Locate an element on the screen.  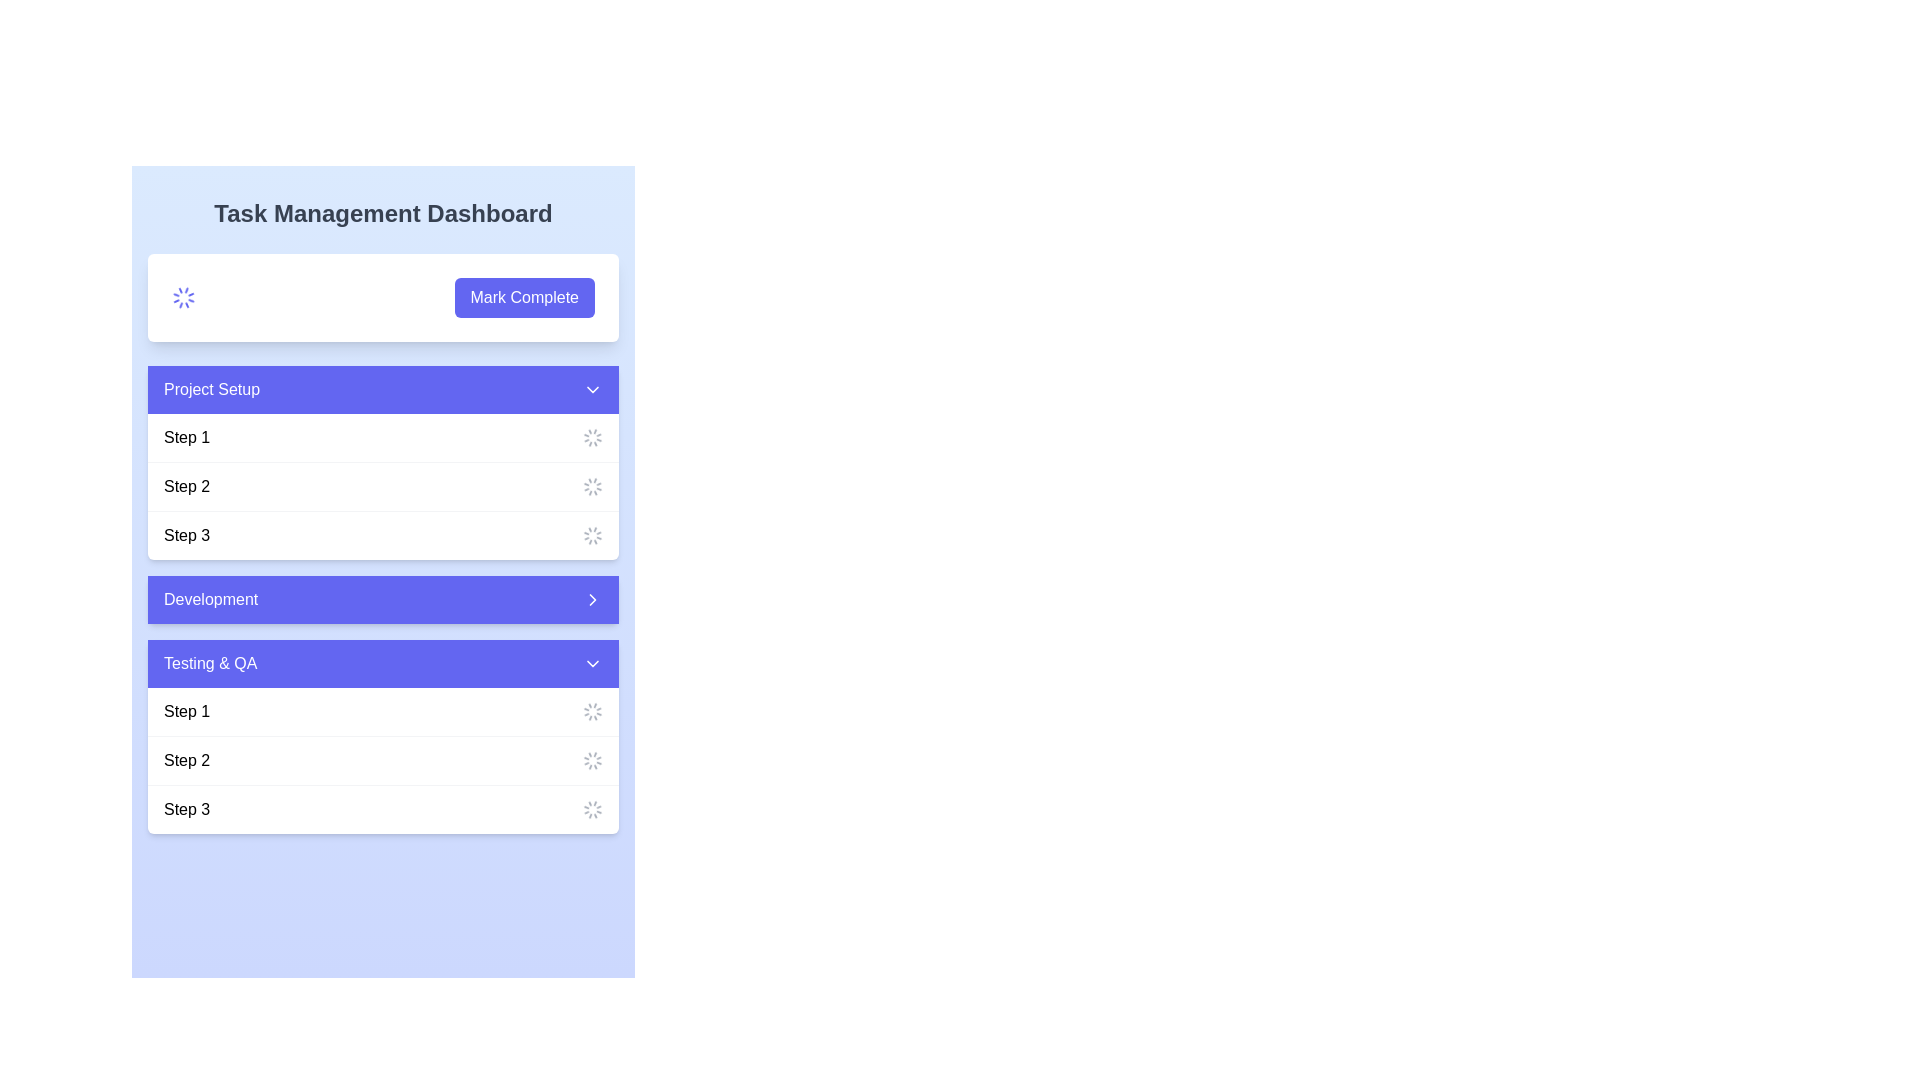
the Loader icon located to the far right of the 'Step 2' entry in the 'Testing & QA' section to indicate ongoing processing is located at coordinates (592, 760).